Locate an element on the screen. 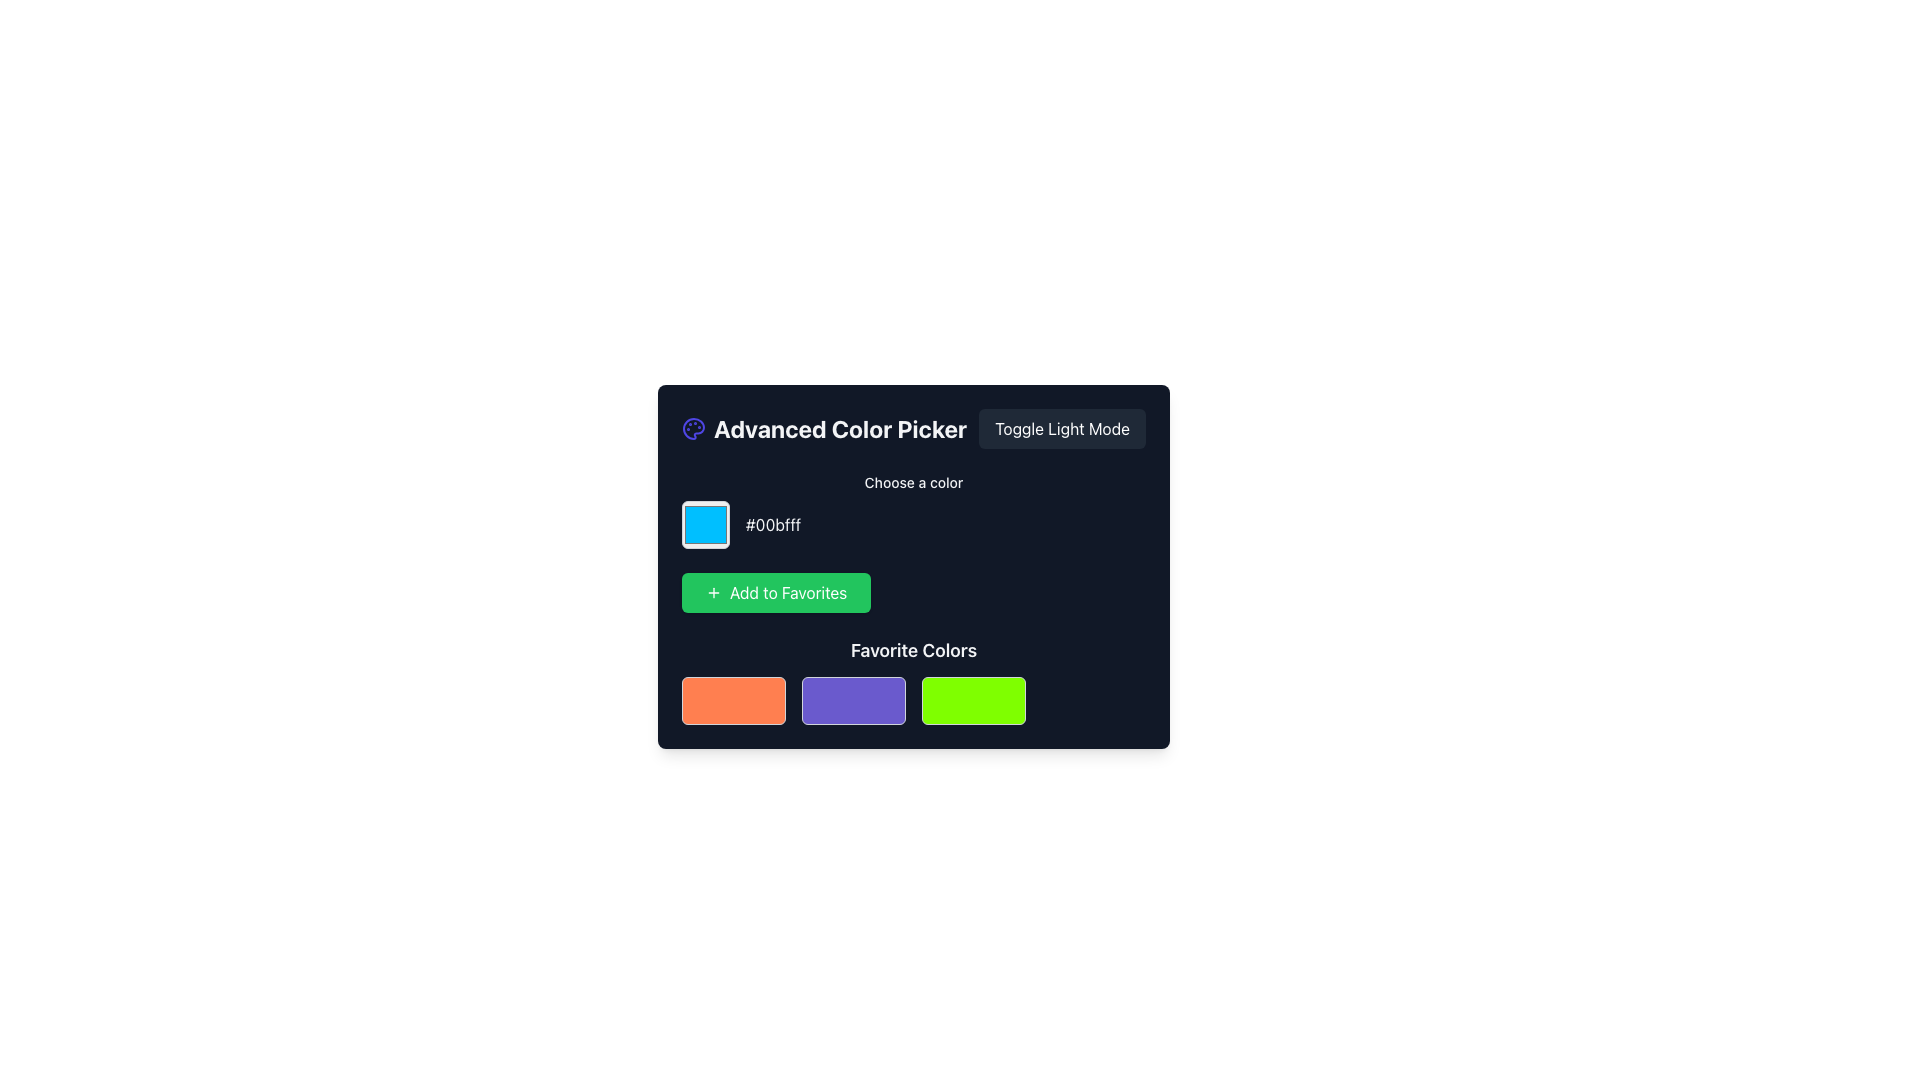 The height and width of the screenshot is (1080, 1920). the text heading labeled 'Favorite Colors', which is bold and prominently displayed at the top of the section containing color grid elements is located at coordinates (912, 651).